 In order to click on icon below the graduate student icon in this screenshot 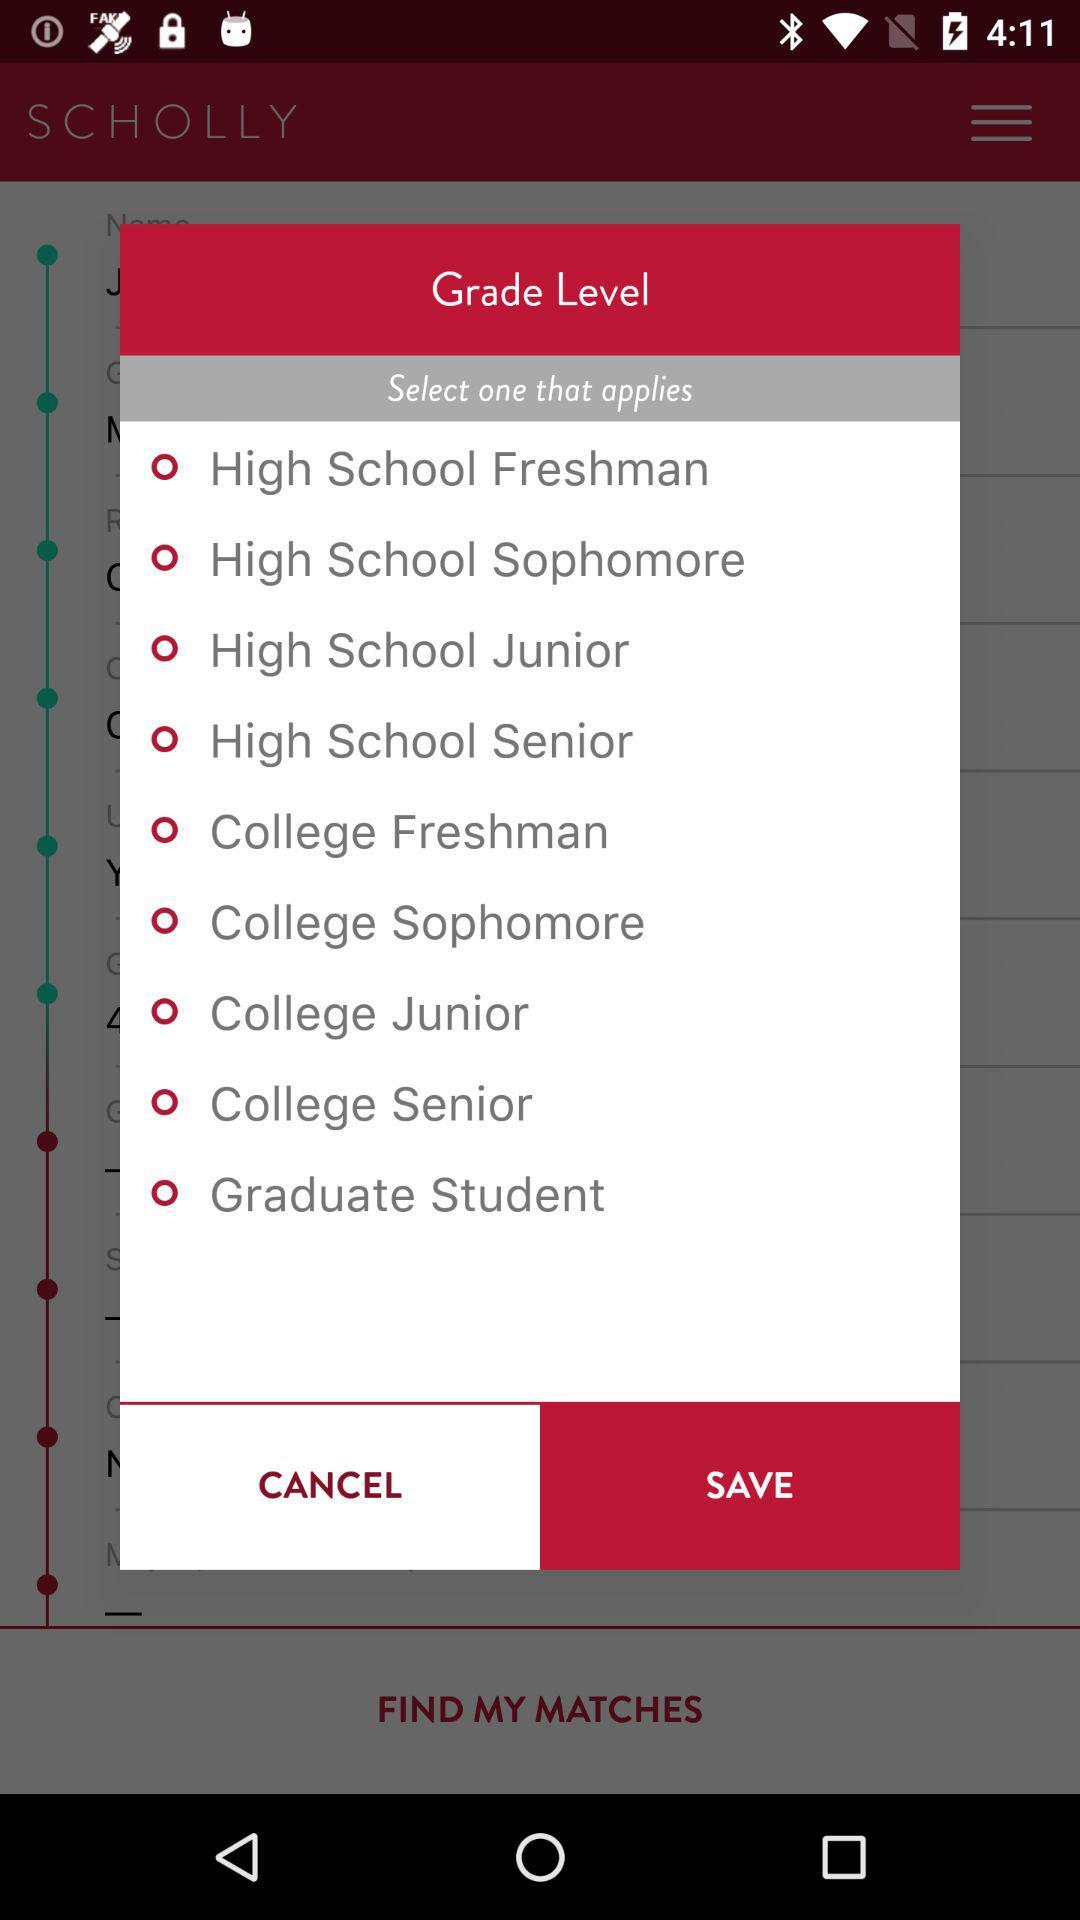, I will do `click(329, 1485)`.